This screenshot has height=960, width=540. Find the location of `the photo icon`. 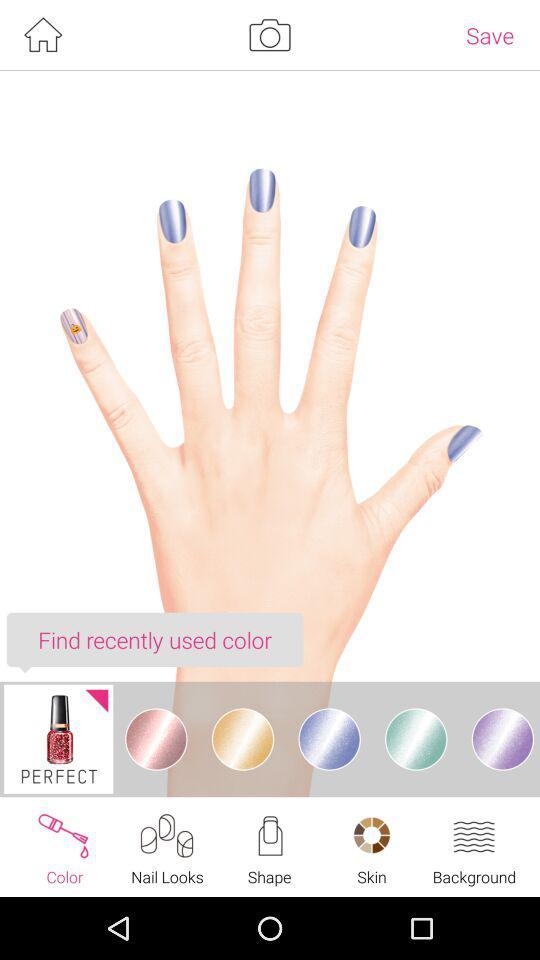

the photo icon is located at coordinates (269, 36).